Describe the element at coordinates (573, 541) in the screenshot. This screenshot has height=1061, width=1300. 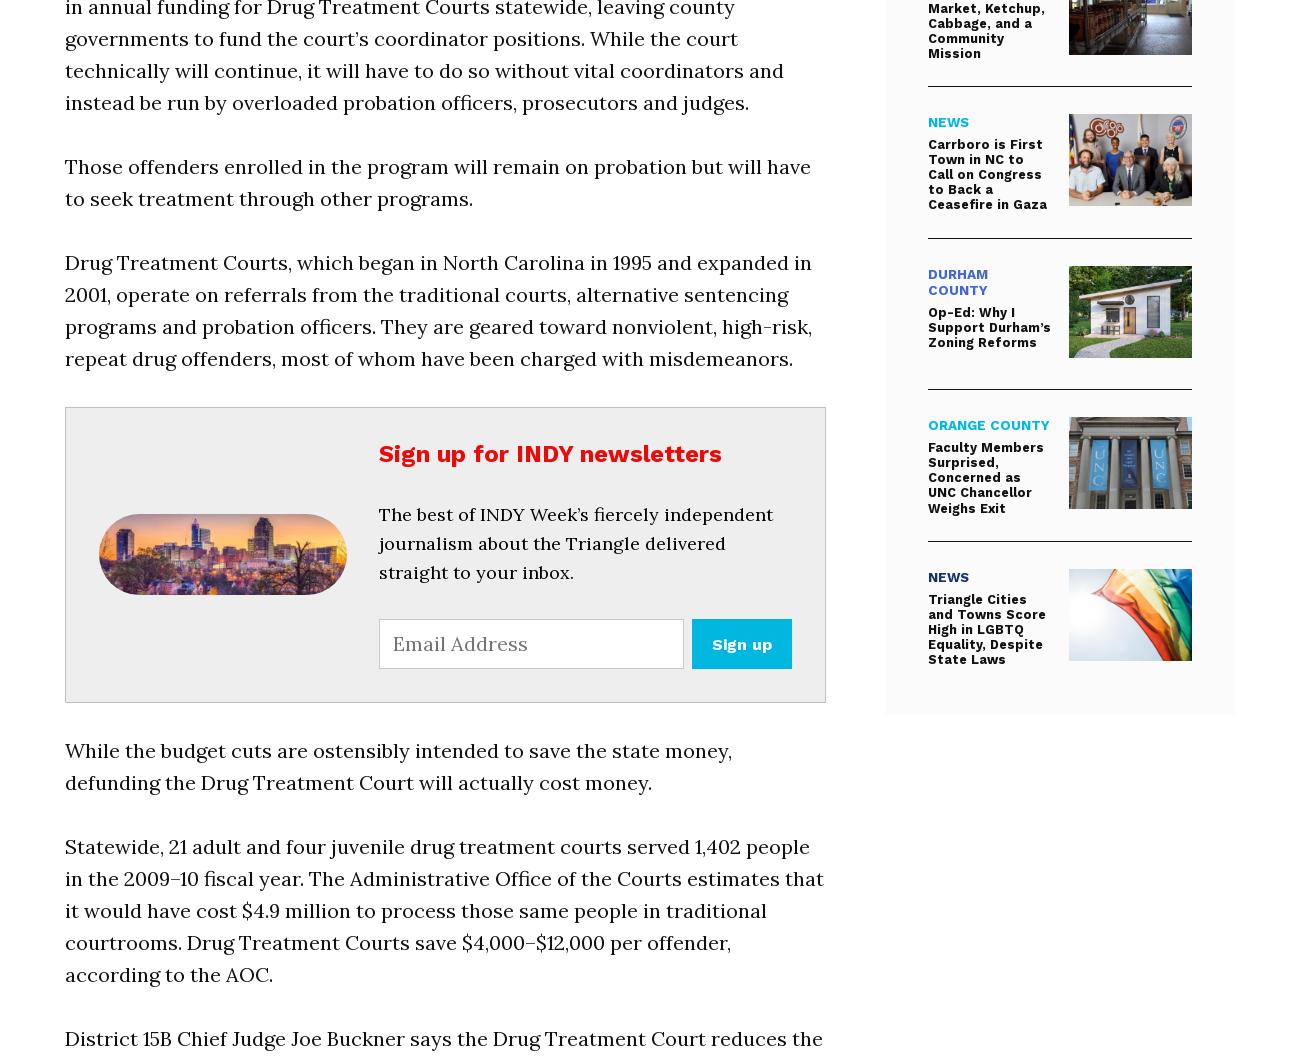
I see `'The best of INDY Week’s fiercely independent journalism about the Triangle delivered straight to your inbox.'` at that location.